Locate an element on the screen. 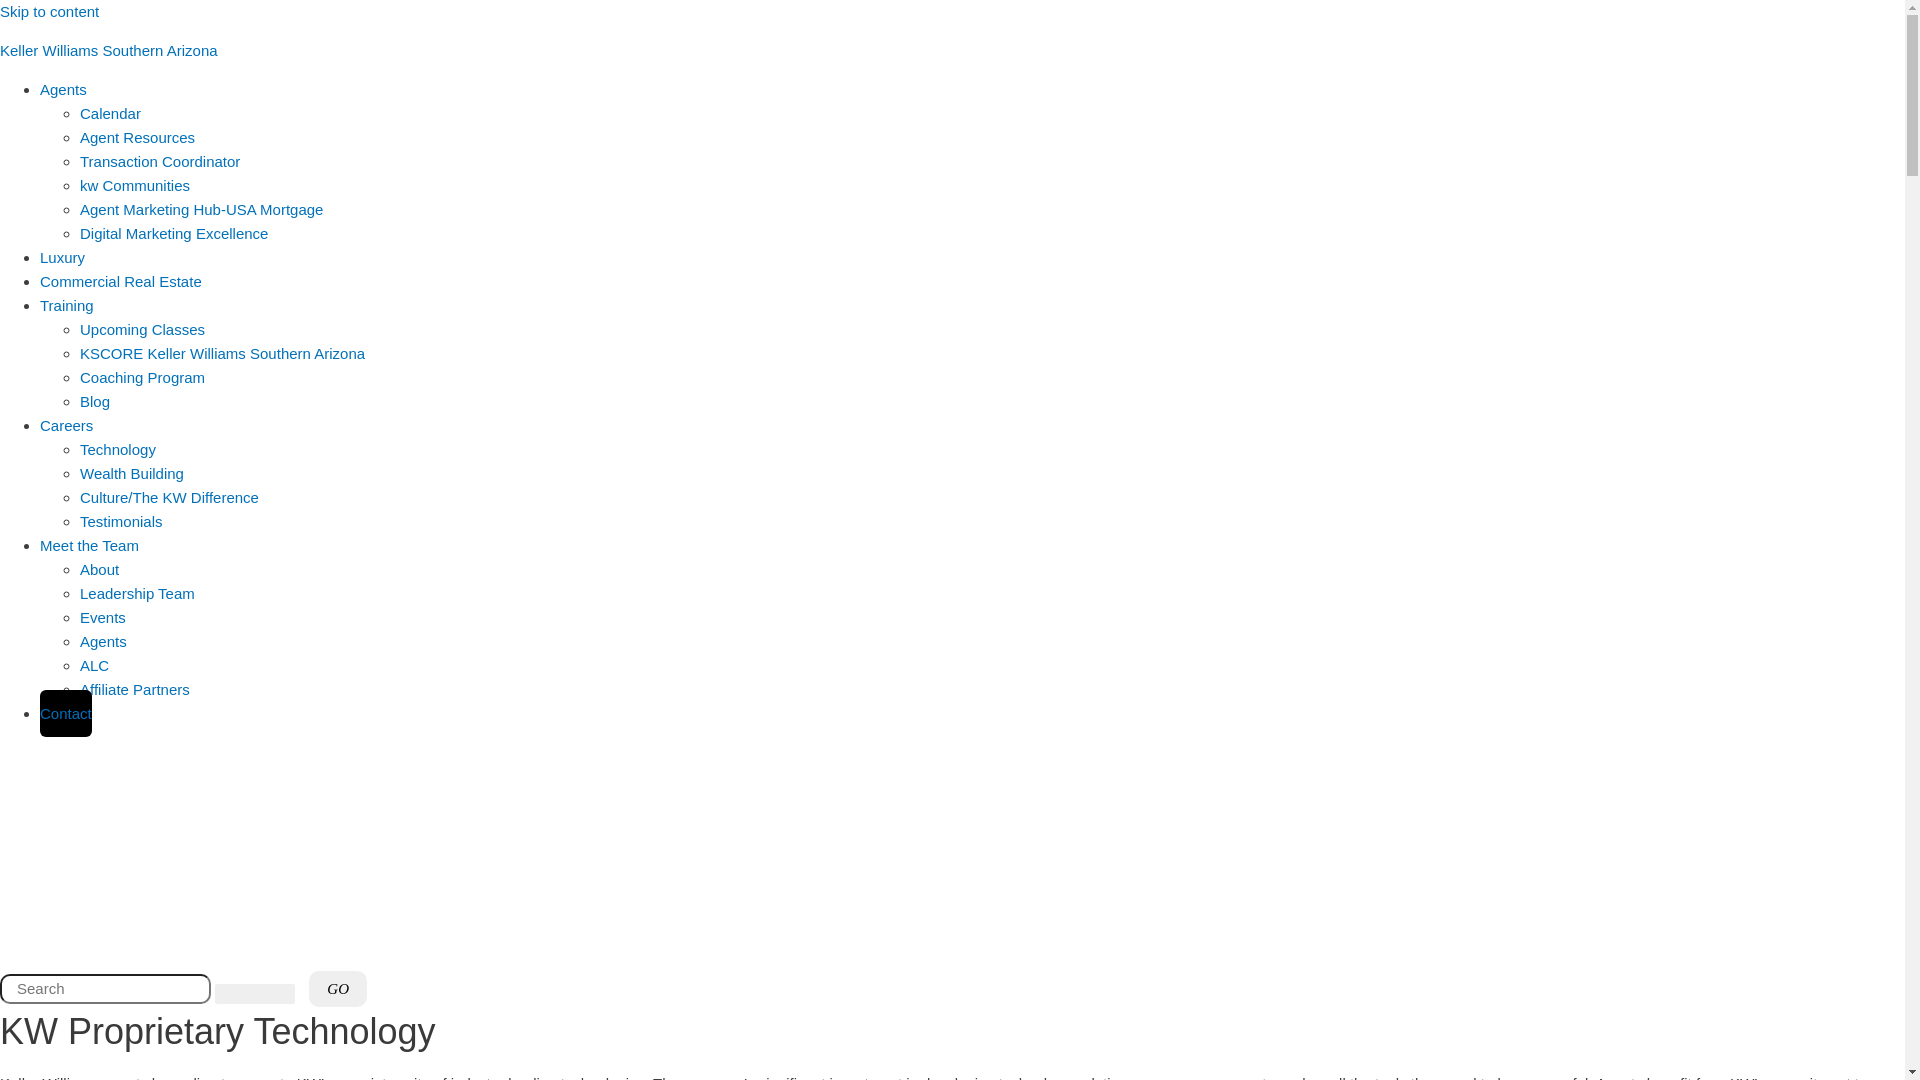 Image resolution: width=1920 pixels, height=1080 pixels. 'Coaching Program' is located at coordinates (141, 377).